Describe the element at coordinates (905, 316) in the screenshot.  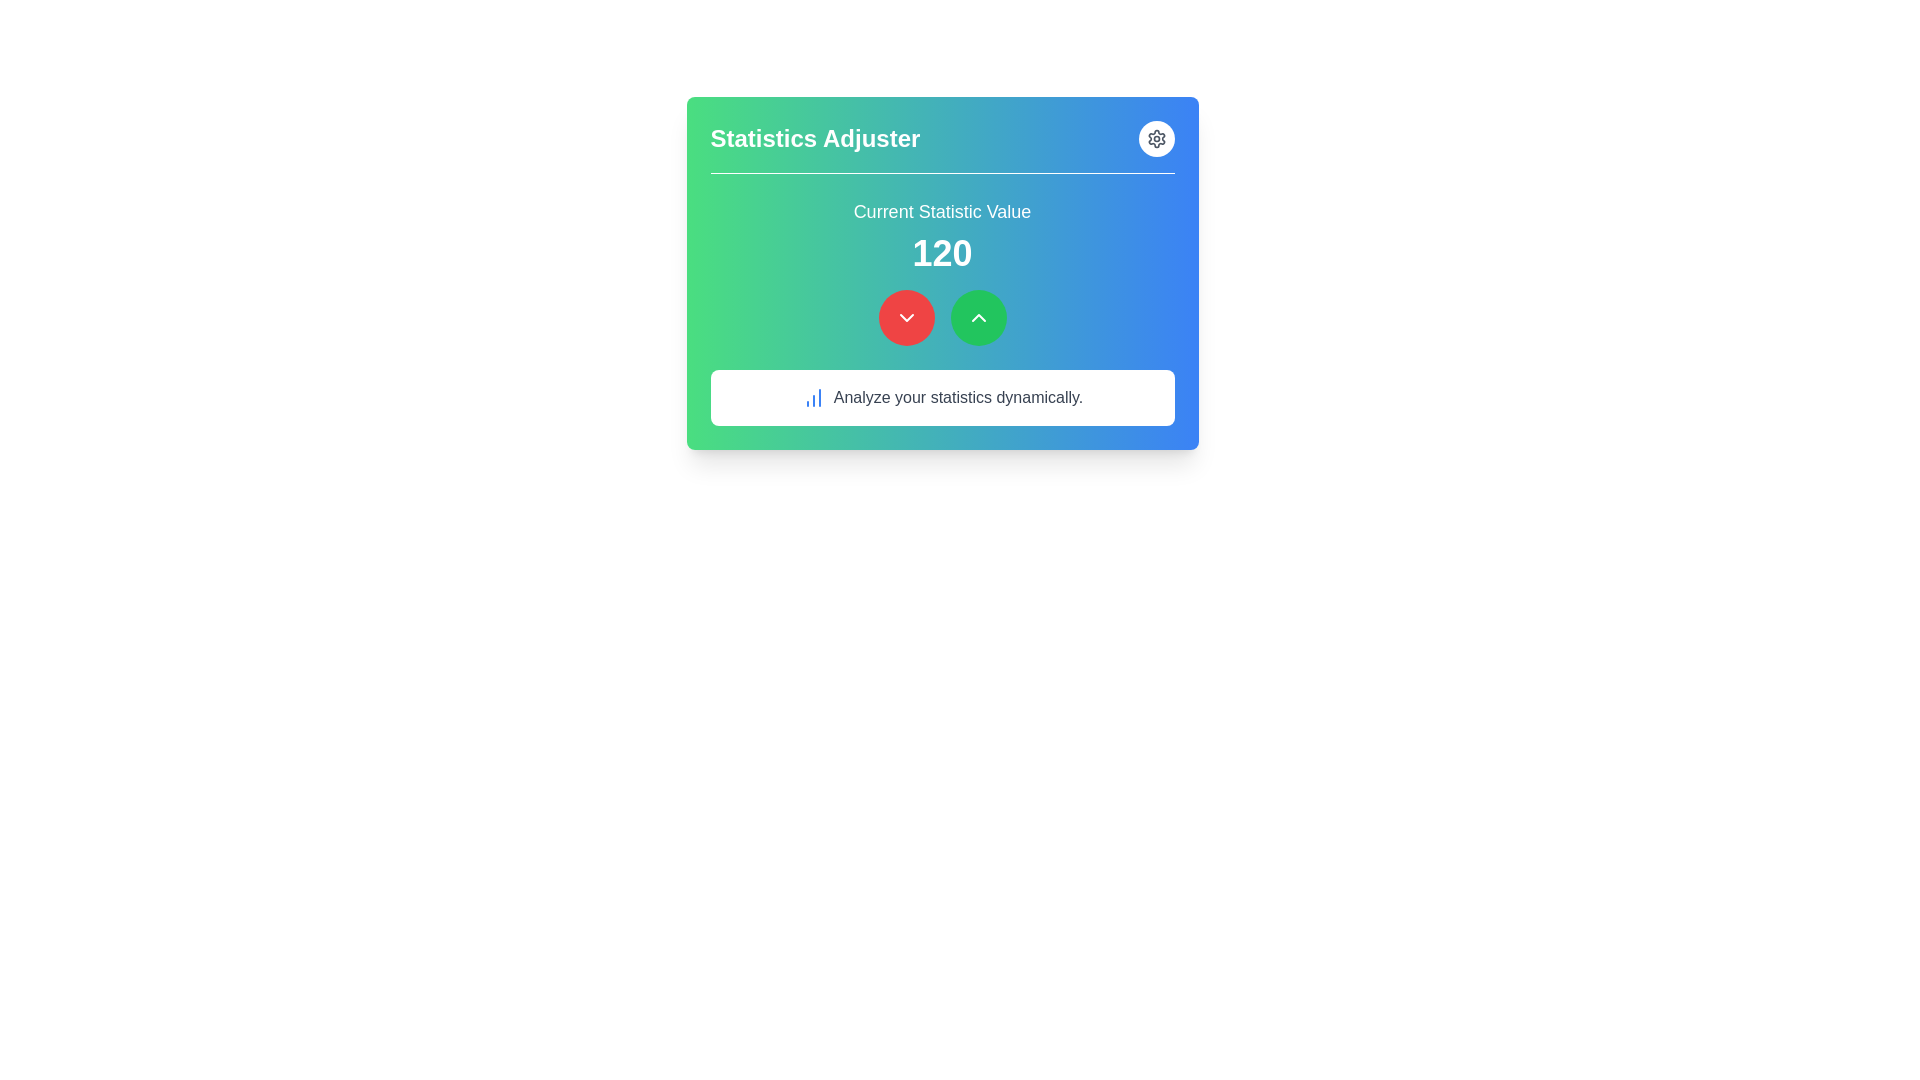
I see `the circular red button with a downward chevron icon located below the displayed value to change its color` at that location.